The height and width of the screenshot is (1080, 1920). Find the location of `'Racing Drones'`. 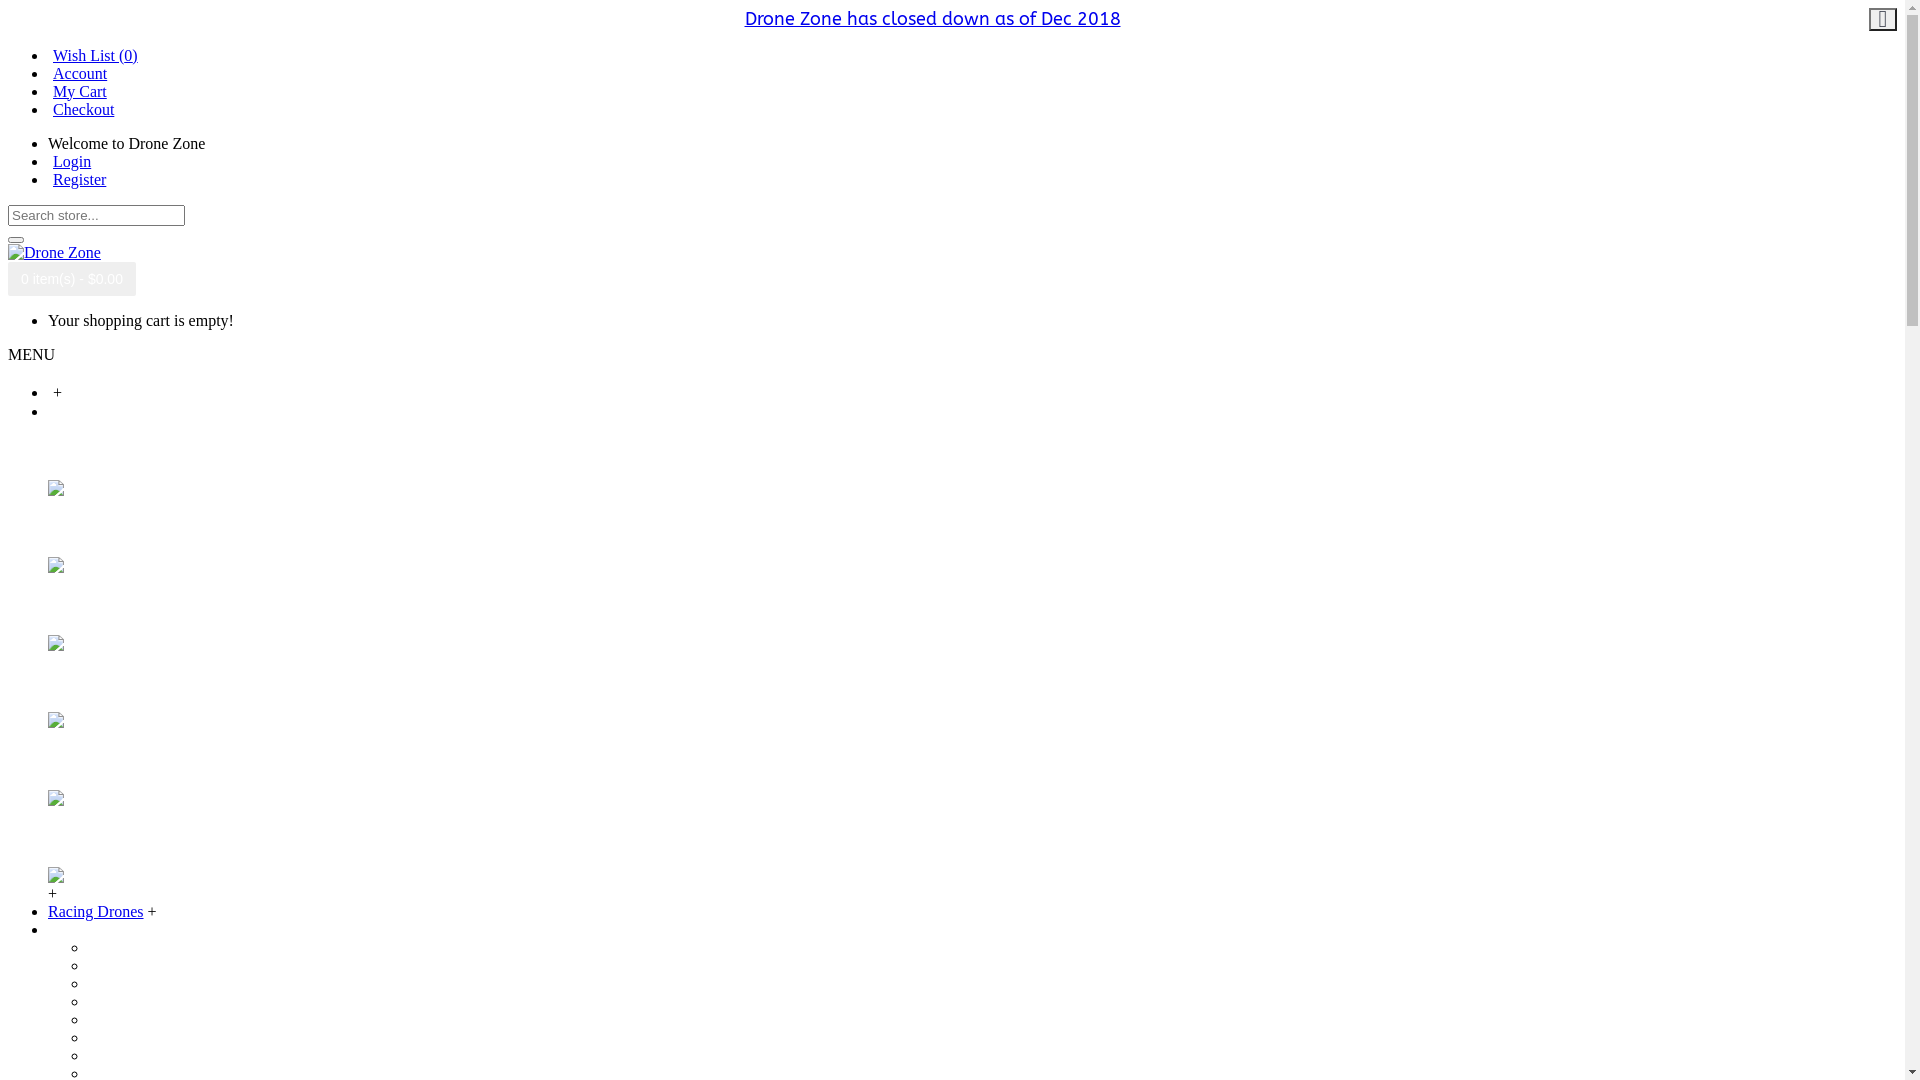

'Racing Drones' is located at coordinates (95, 911).